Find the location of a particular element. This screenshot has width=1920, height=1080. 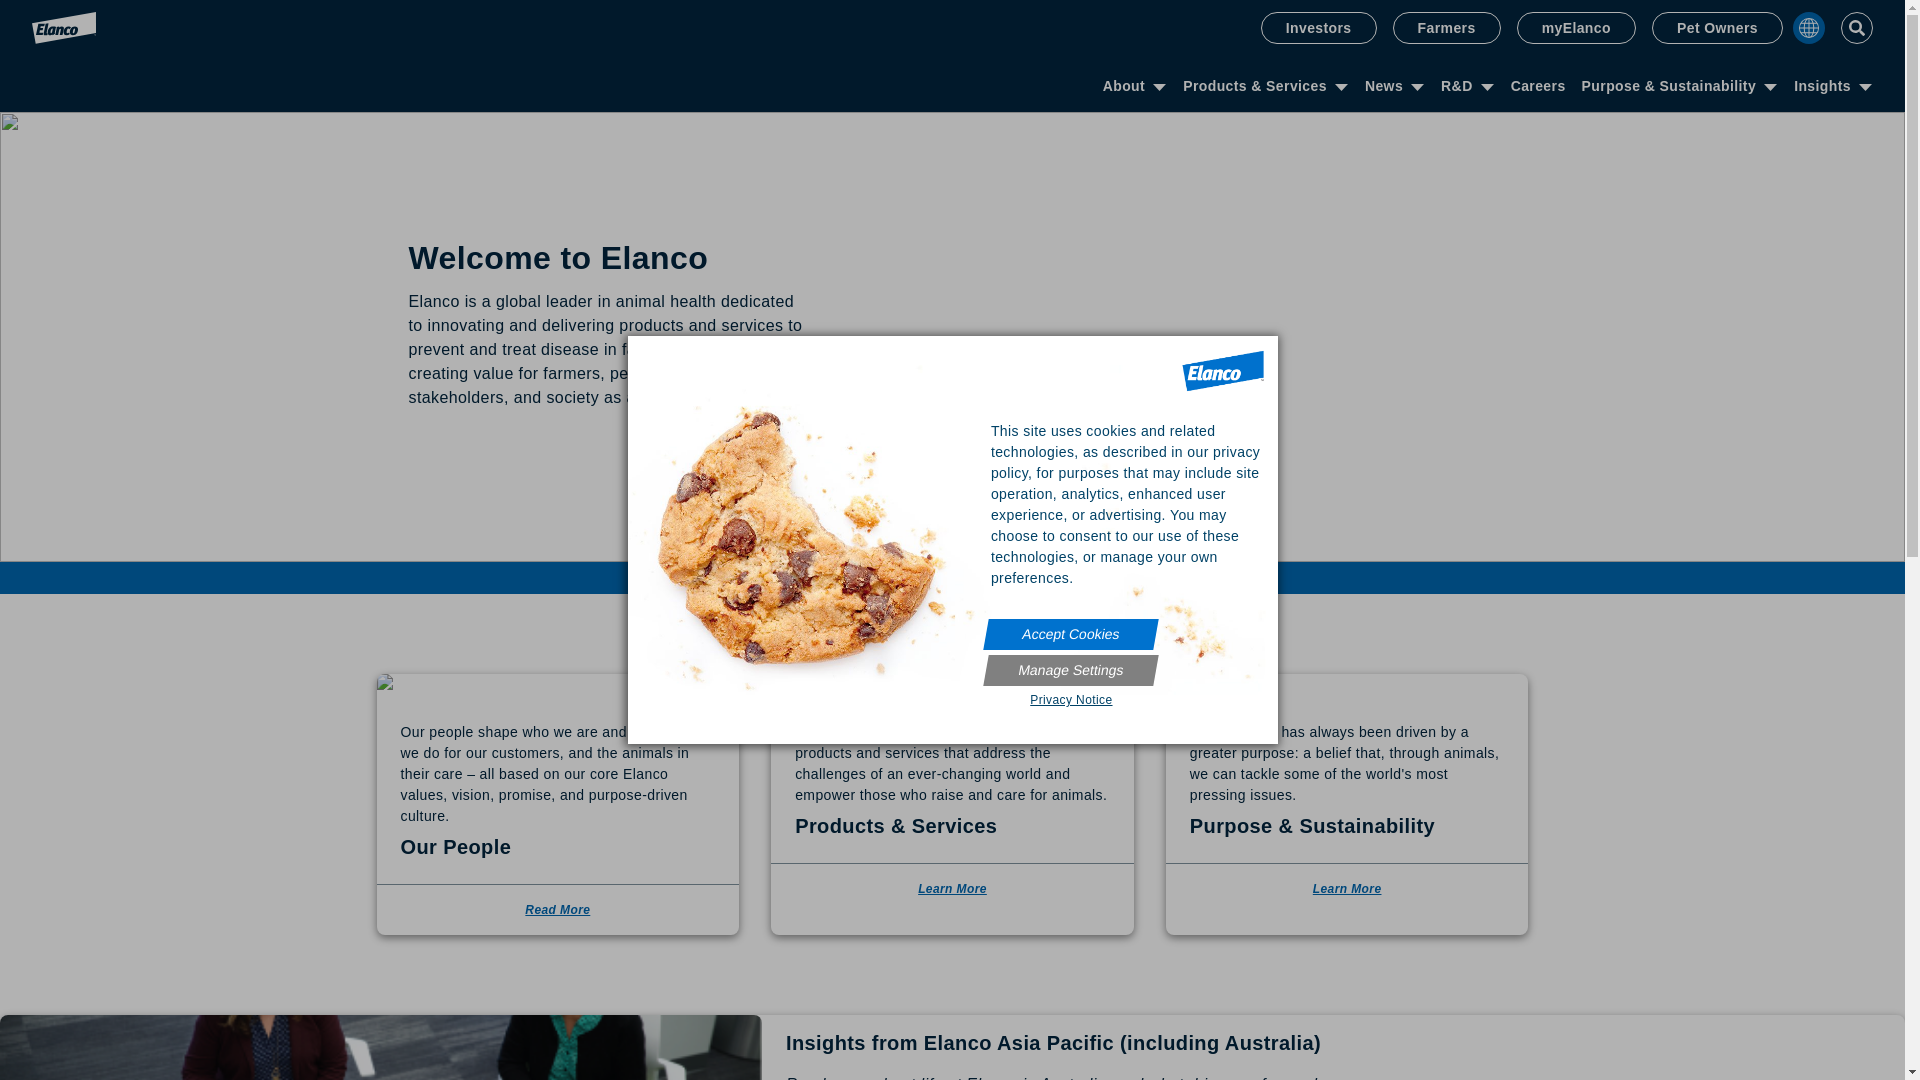

'Read More' is located at coordinates (557, 909).